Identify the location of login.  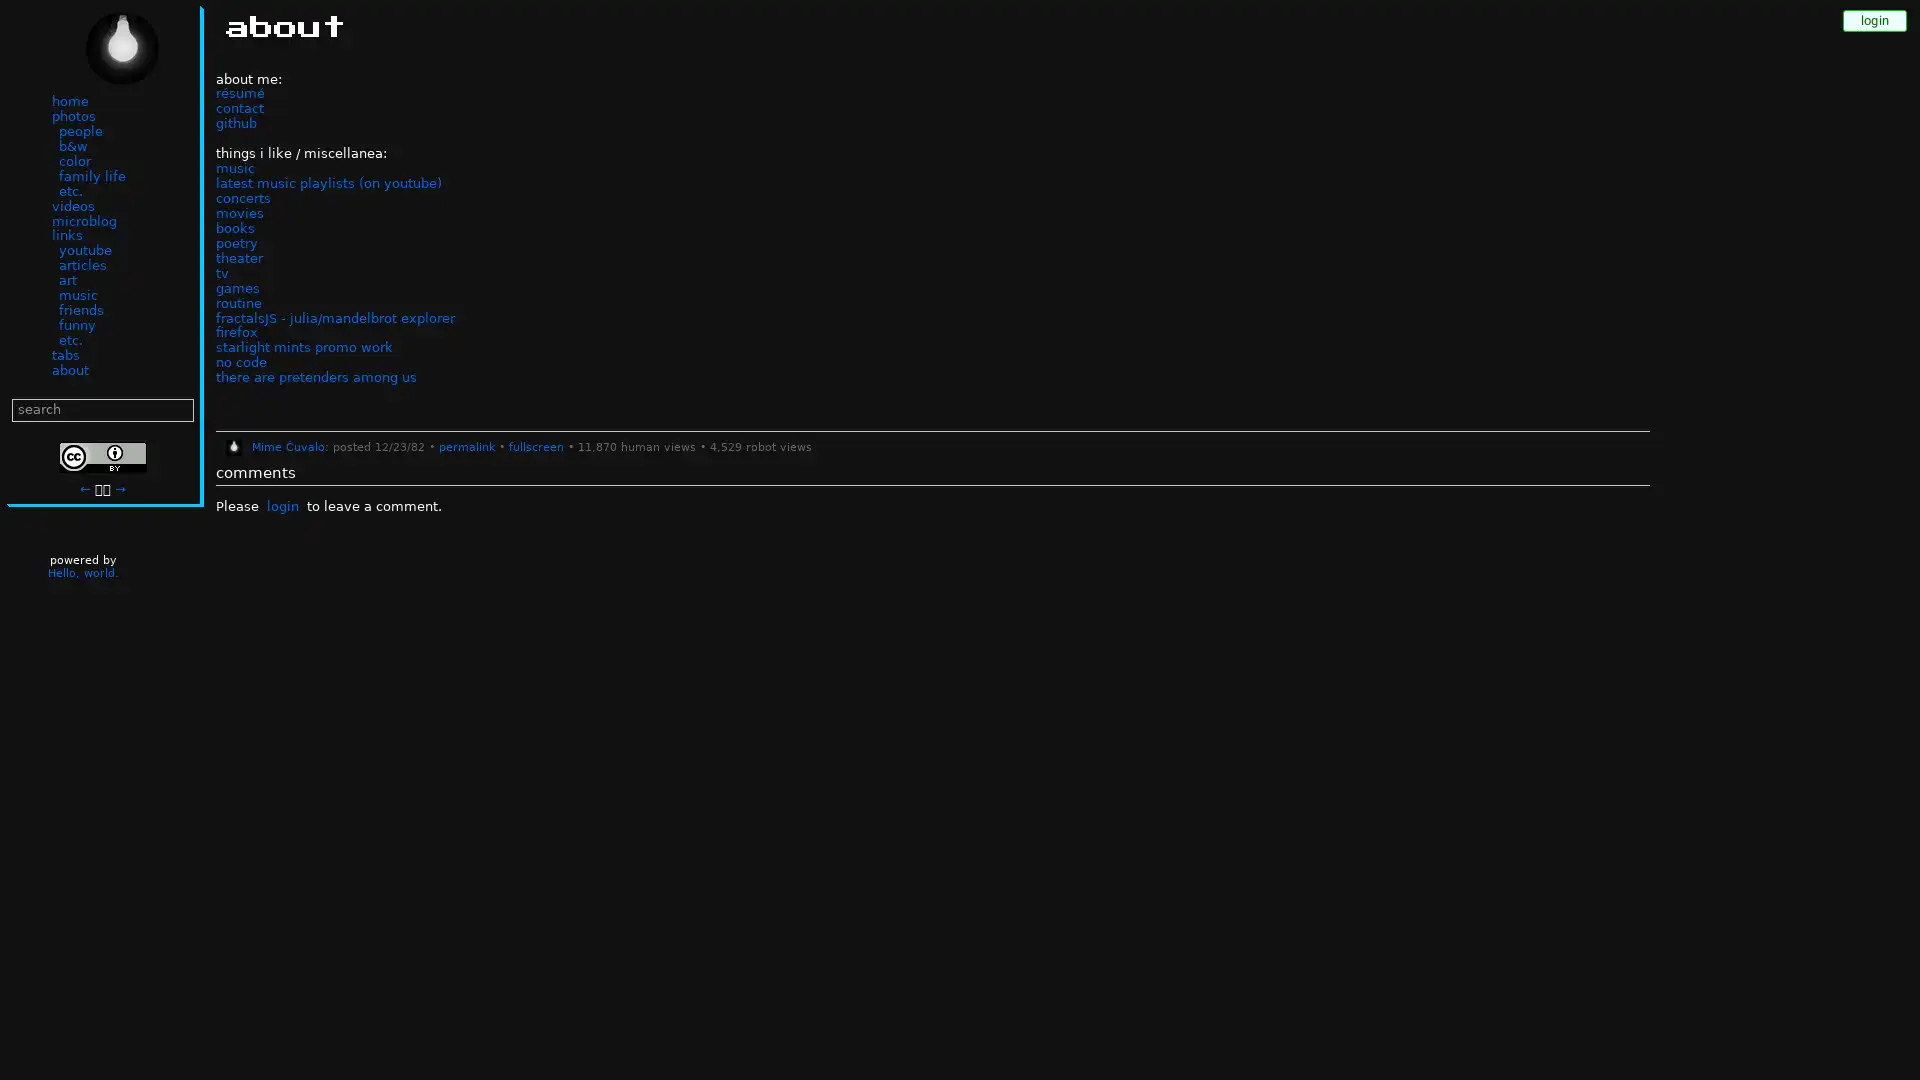
(281, 506).